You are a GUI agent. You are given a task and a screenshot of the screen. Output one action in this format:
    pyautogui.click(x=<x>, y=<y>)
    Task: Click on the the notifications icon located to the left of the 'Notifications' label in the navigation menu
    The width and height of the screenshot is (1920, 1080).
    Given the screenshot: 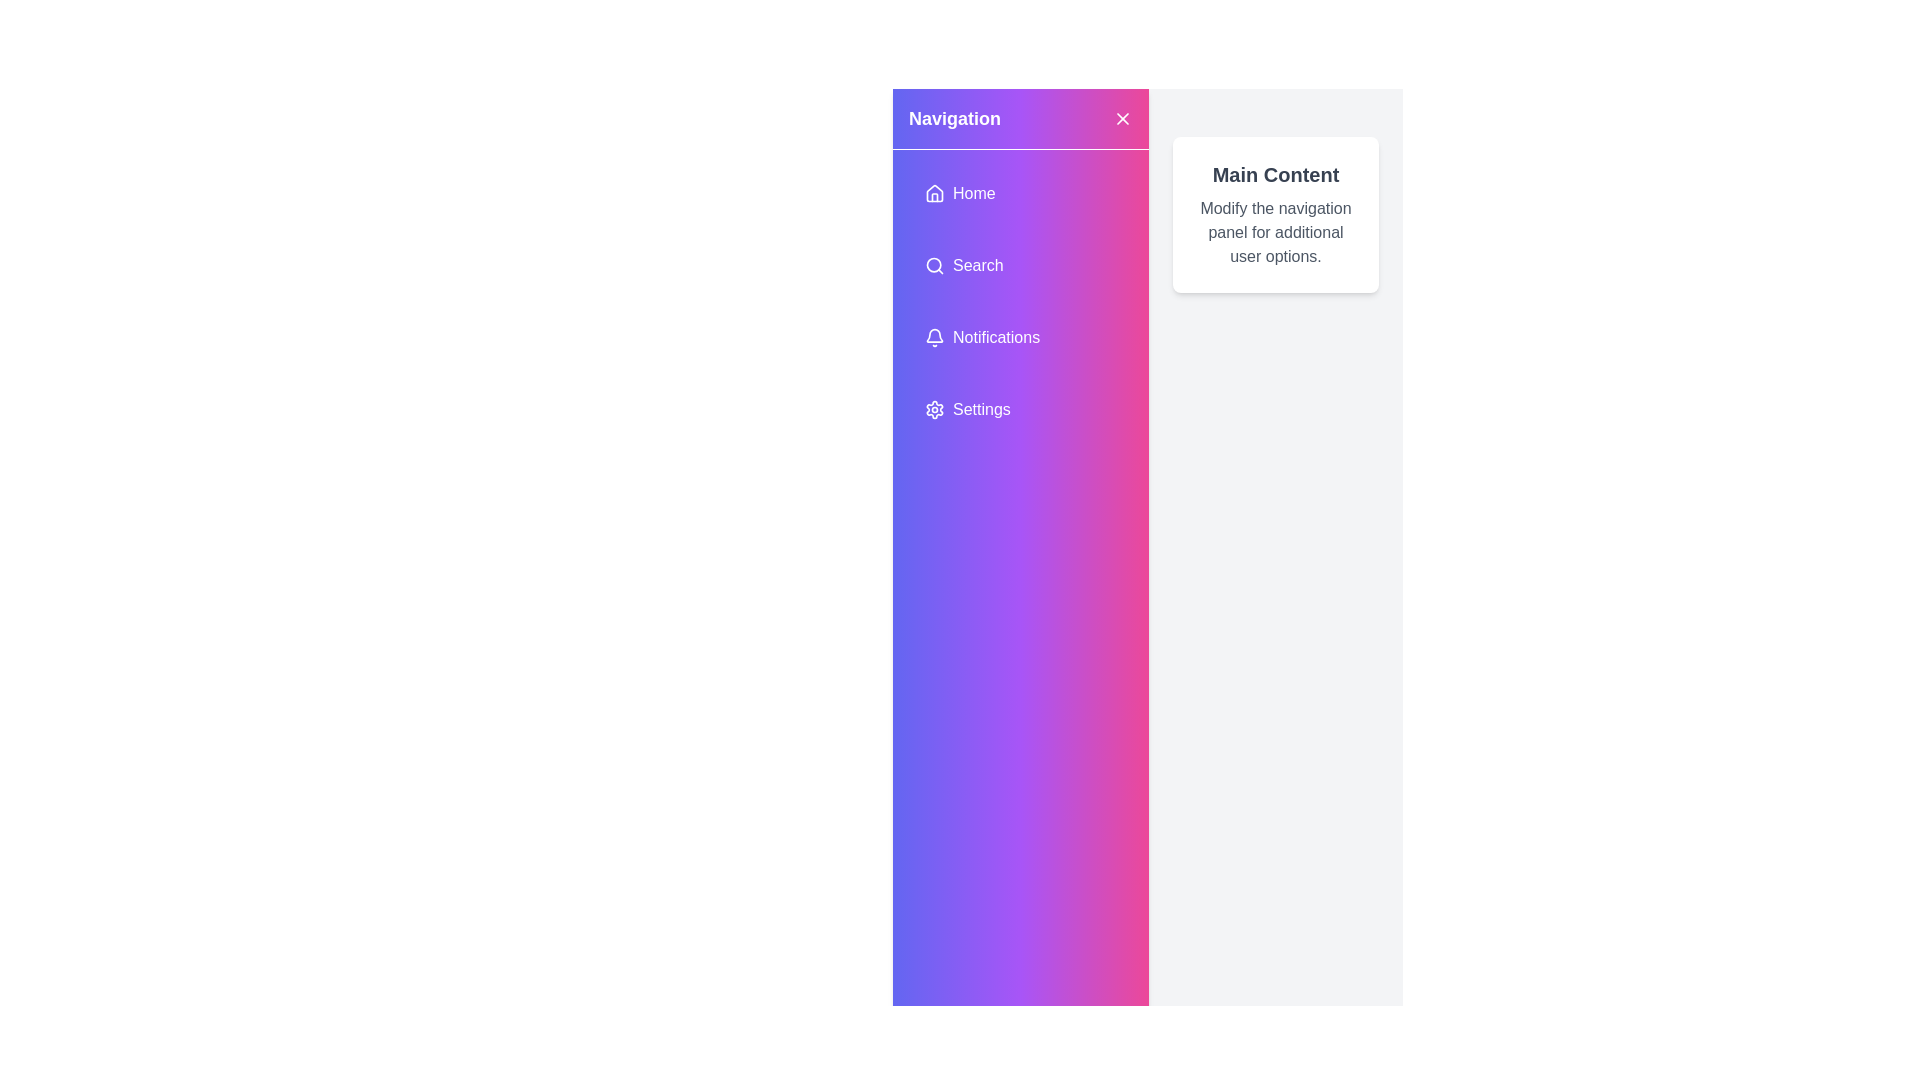 What is the action you would take?
    pyautogui.click(x=934, y=337)
    